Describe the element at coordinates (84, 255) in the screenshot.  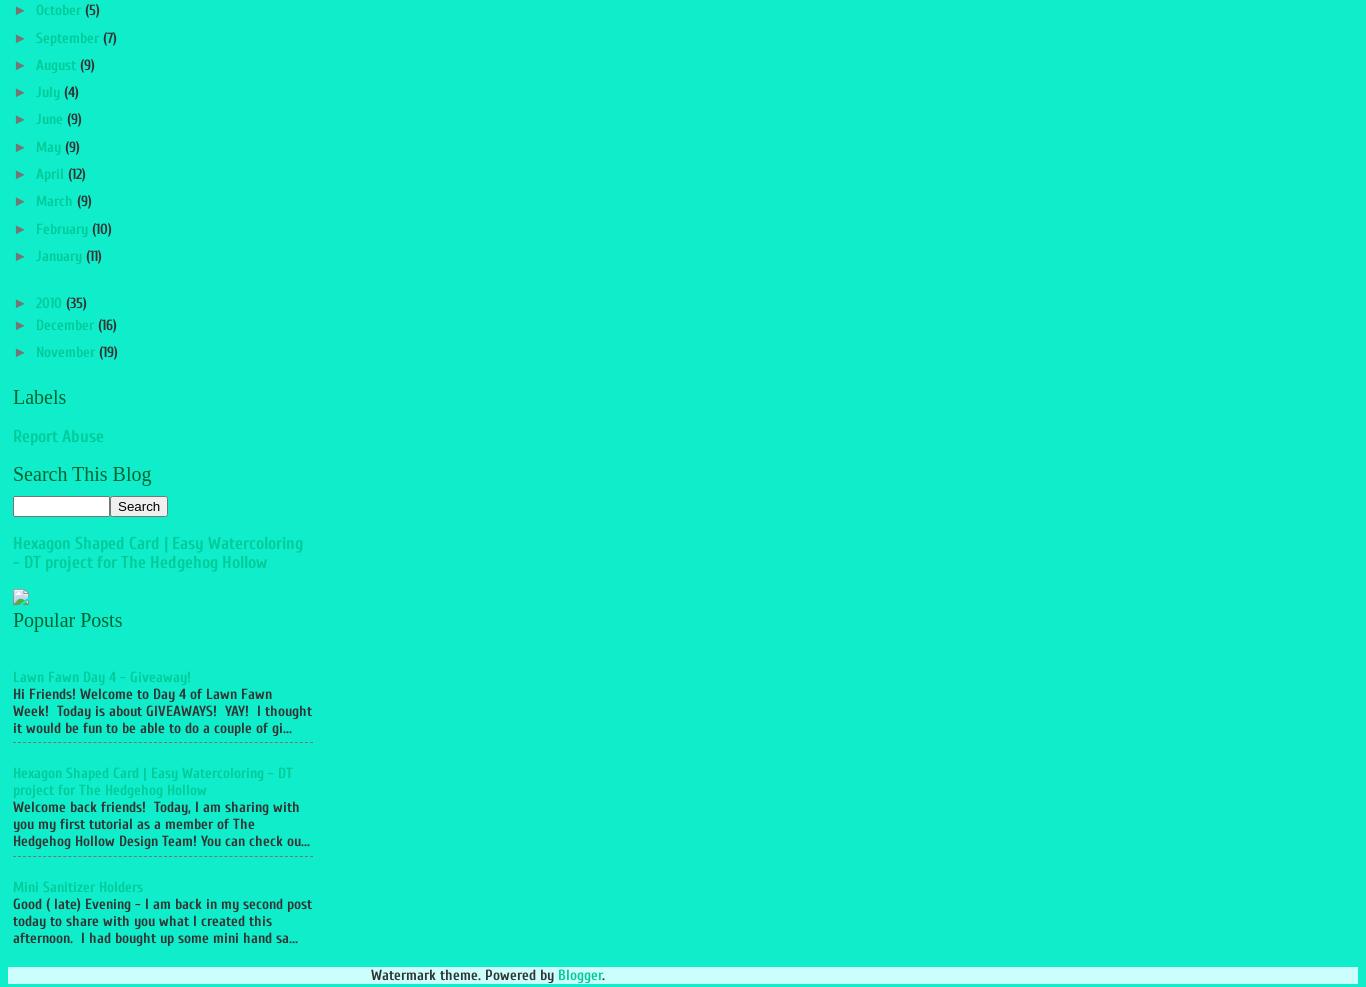
I see `'(11)'` at that location.